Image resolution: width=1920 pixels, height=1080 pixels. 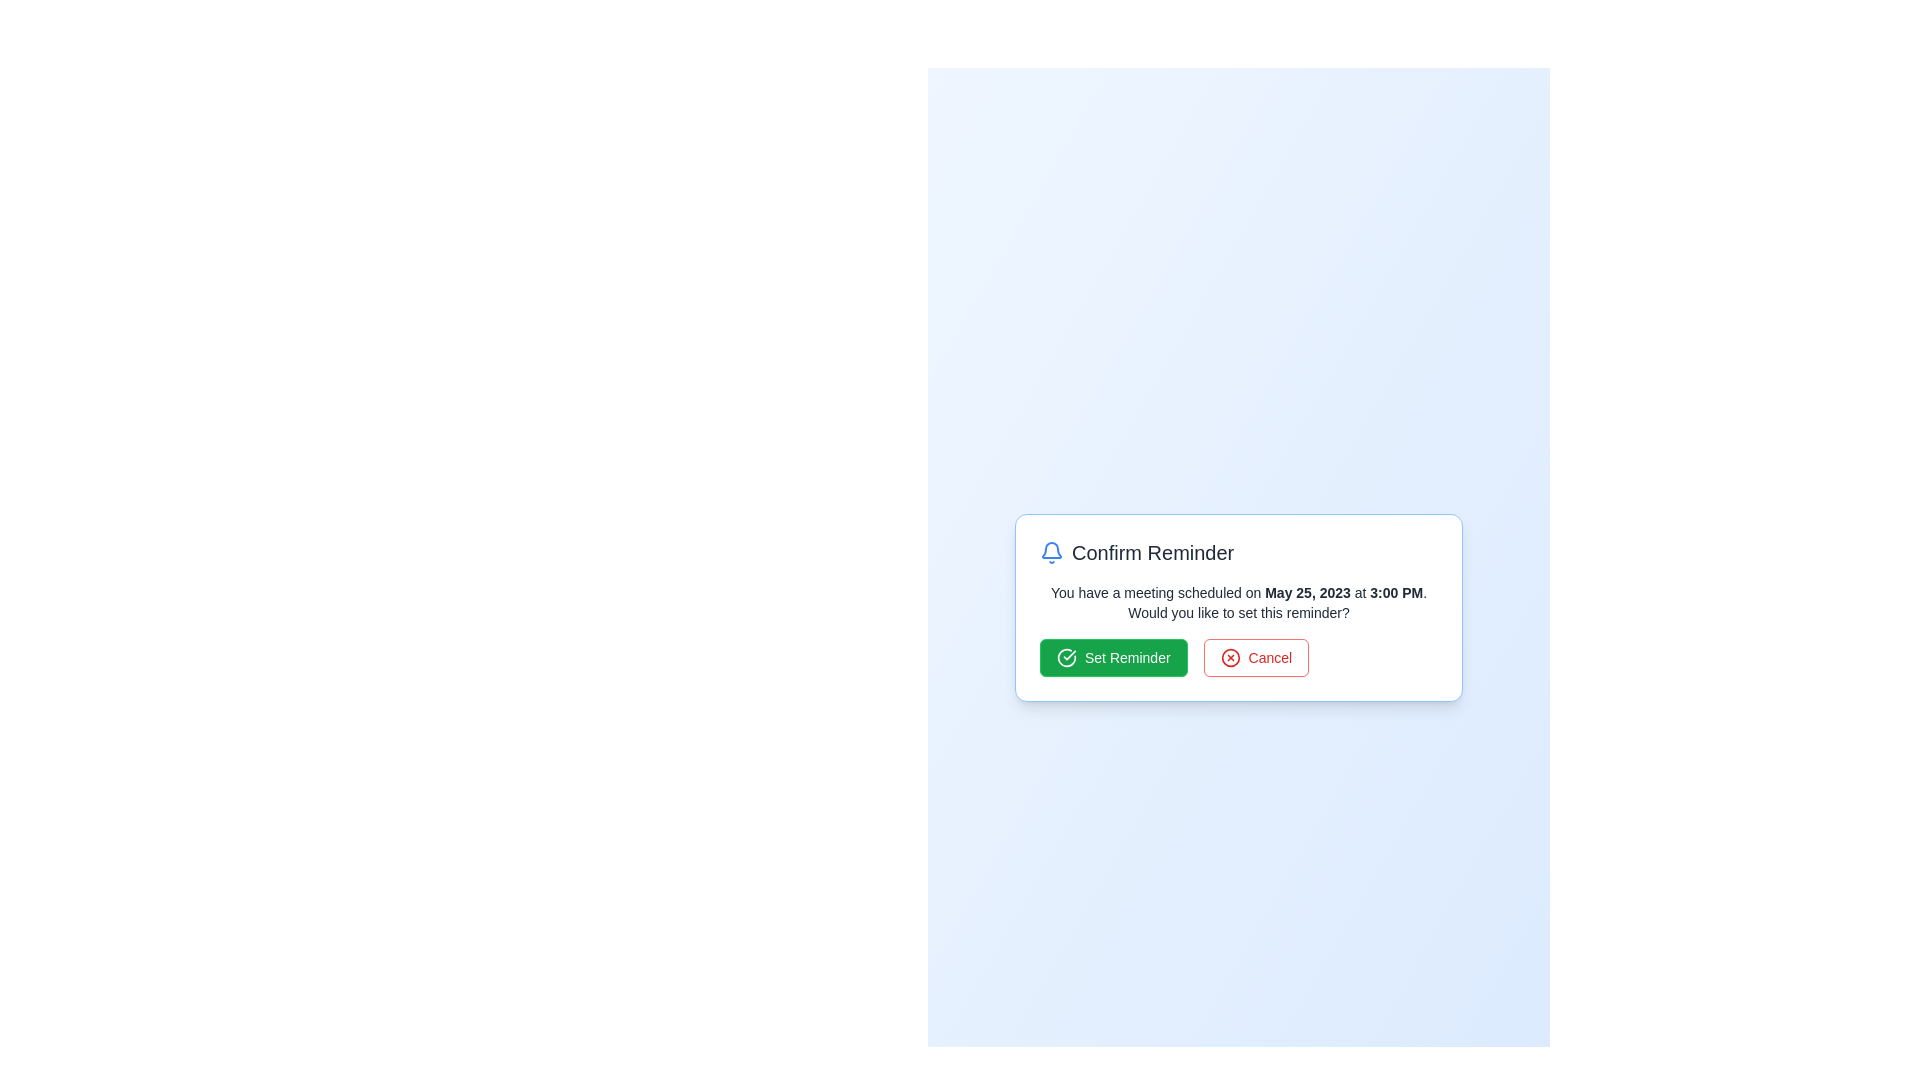 What do you see at coordinates (1127, 658) in the screenshot?
I see `the 'Set Reminder' text within the green button` at bounding box center [1127, 658].